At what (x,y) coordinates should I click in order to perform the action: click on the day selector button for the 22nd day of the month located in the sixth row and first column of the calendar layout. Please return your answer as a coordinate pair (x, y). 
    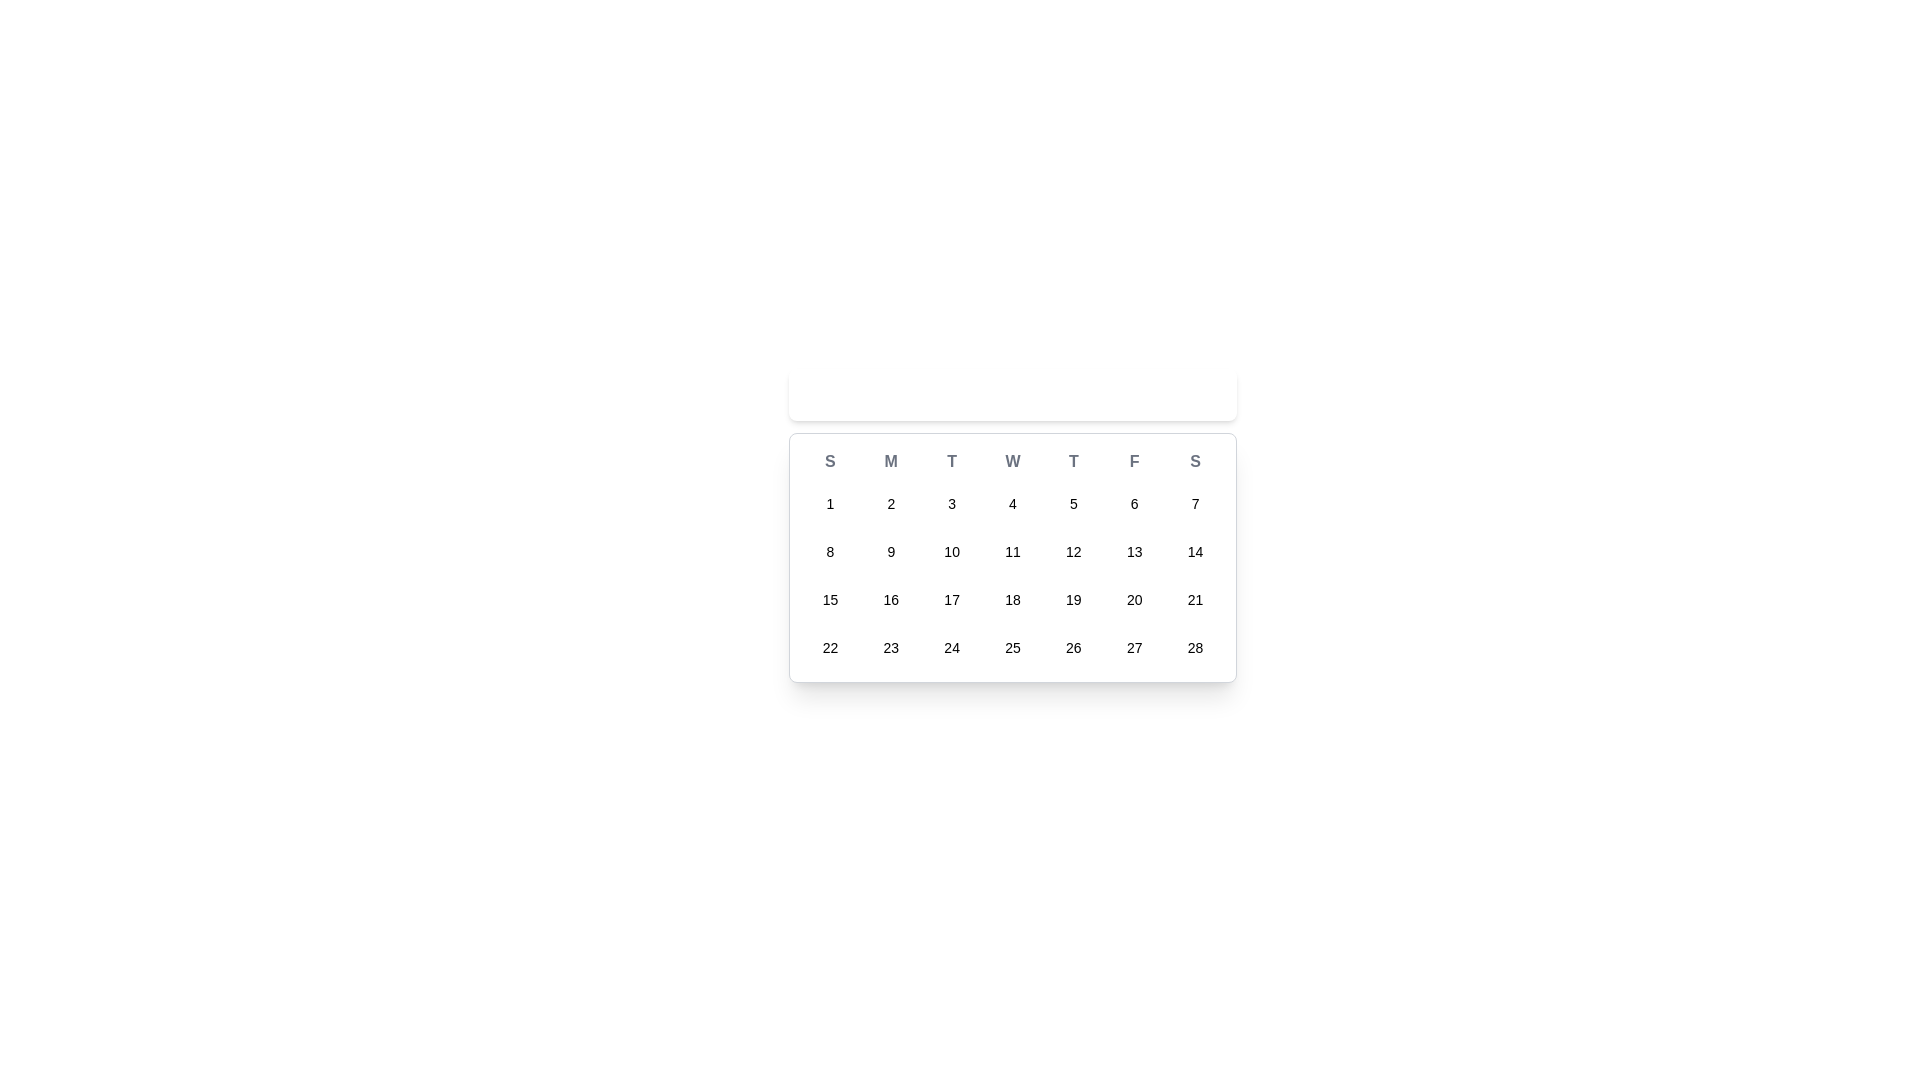
    Looking at the image, I should click on (830, 648).